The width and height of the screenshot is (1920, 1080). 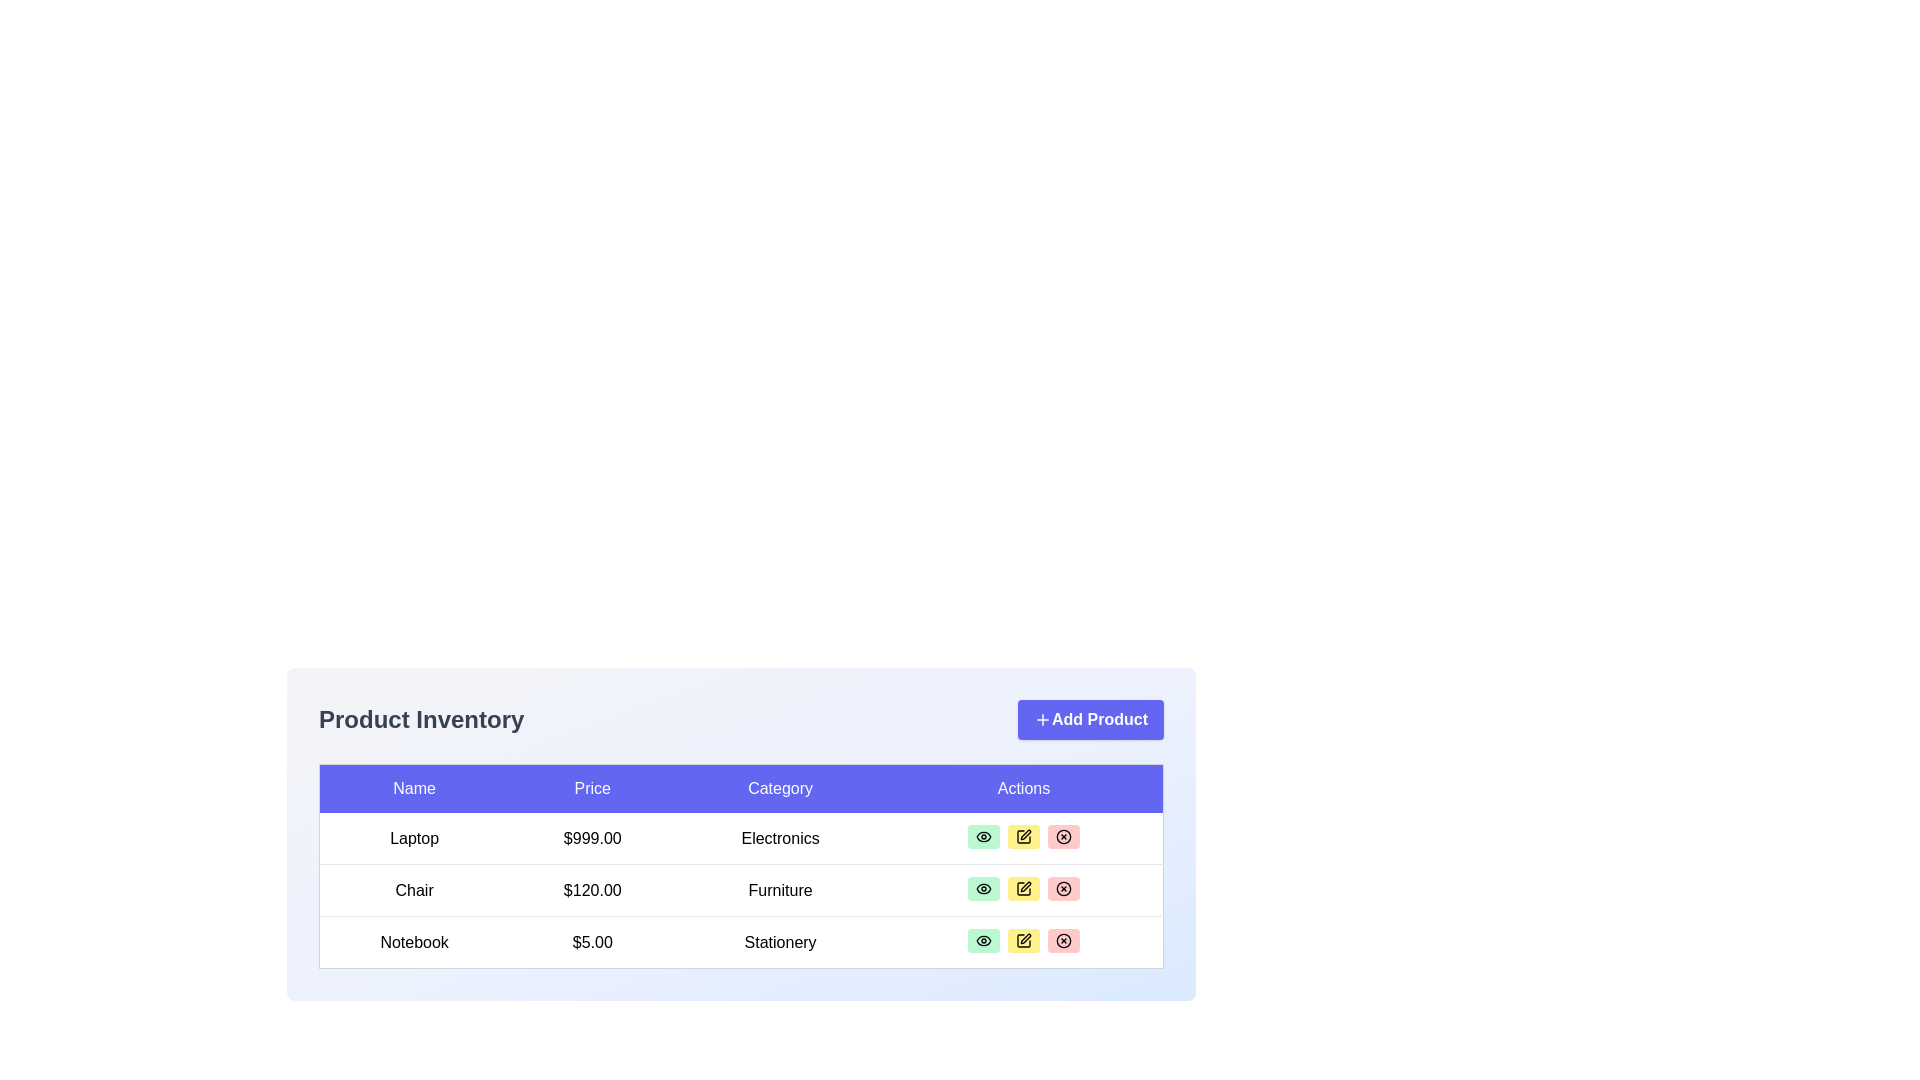 I want to click on text from the 'Name' header label, which is the first item in a horizontal row of four labels in the table column, so click(x=413, y=787).